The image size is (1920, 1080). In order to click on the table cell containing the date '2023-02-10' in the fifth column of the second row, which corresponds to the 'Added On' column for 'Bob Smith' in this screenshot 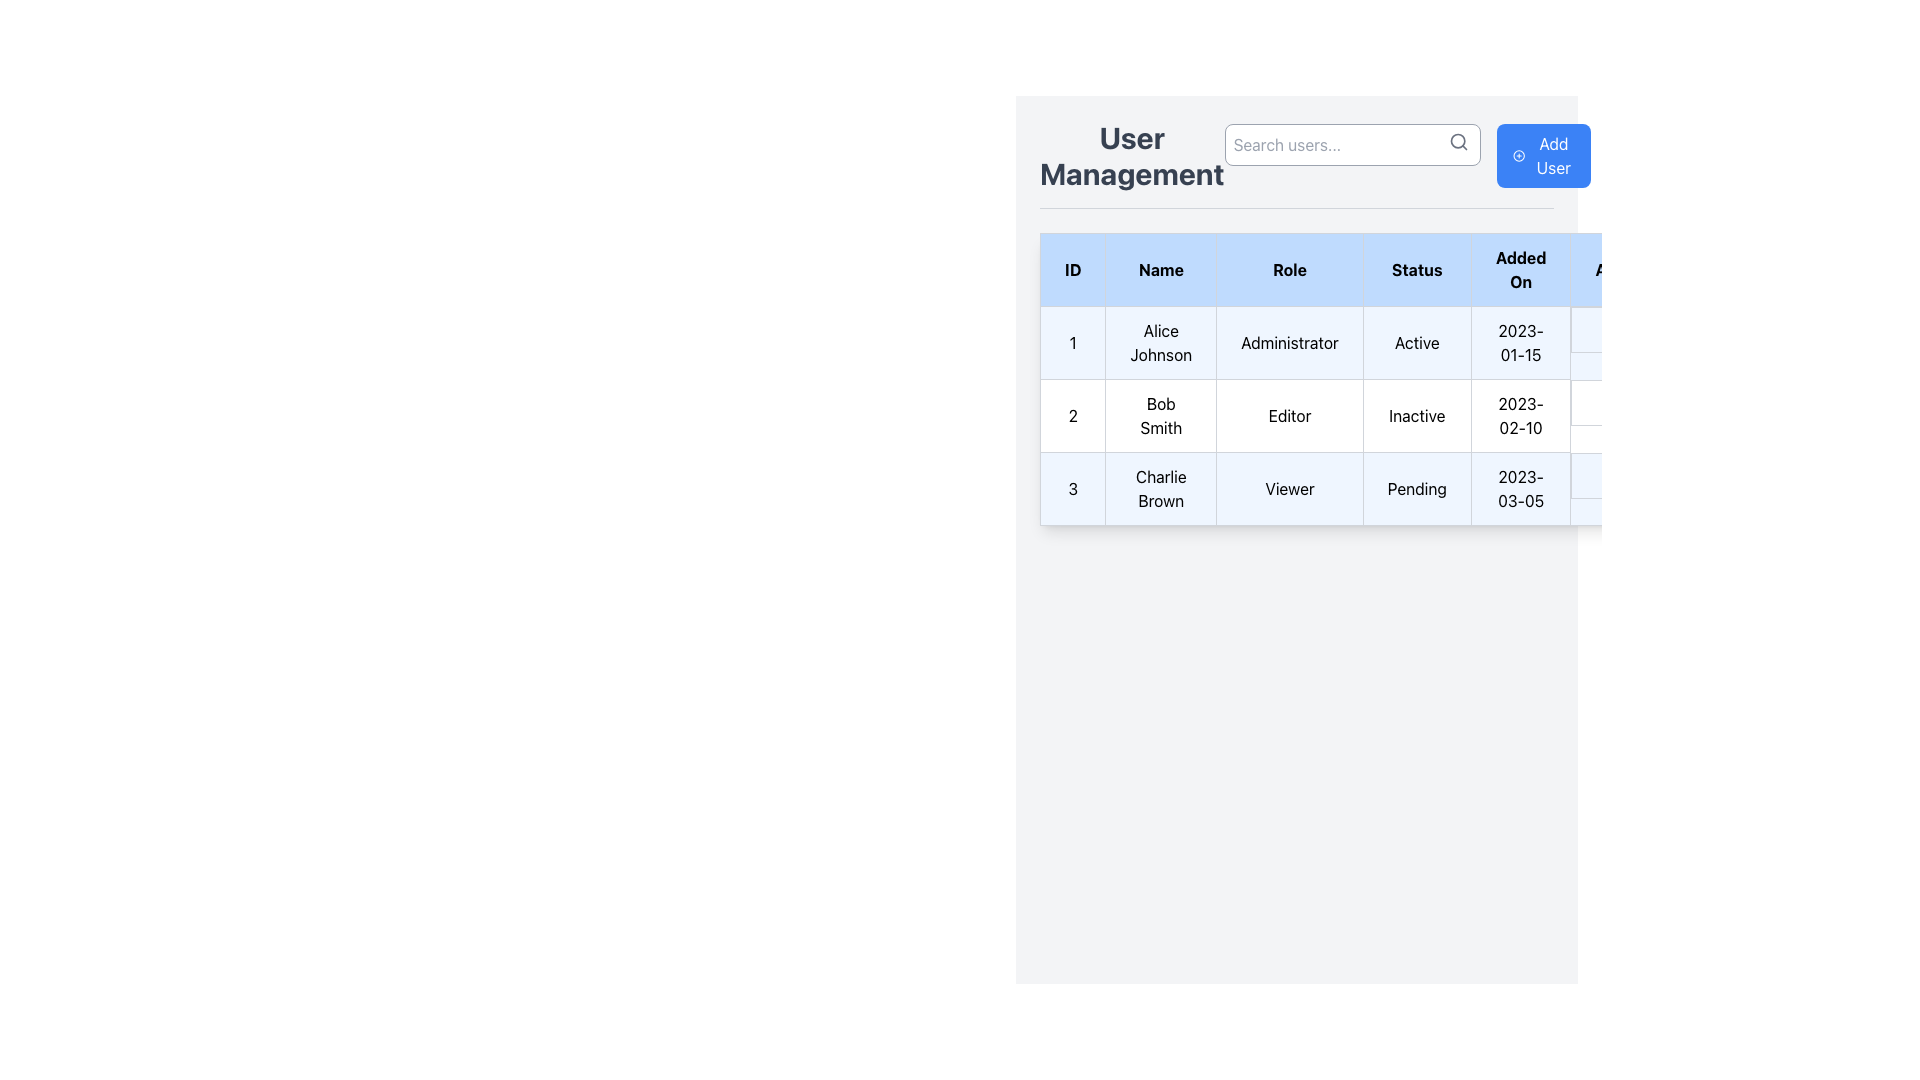, I will do `click(1520, 415)`.